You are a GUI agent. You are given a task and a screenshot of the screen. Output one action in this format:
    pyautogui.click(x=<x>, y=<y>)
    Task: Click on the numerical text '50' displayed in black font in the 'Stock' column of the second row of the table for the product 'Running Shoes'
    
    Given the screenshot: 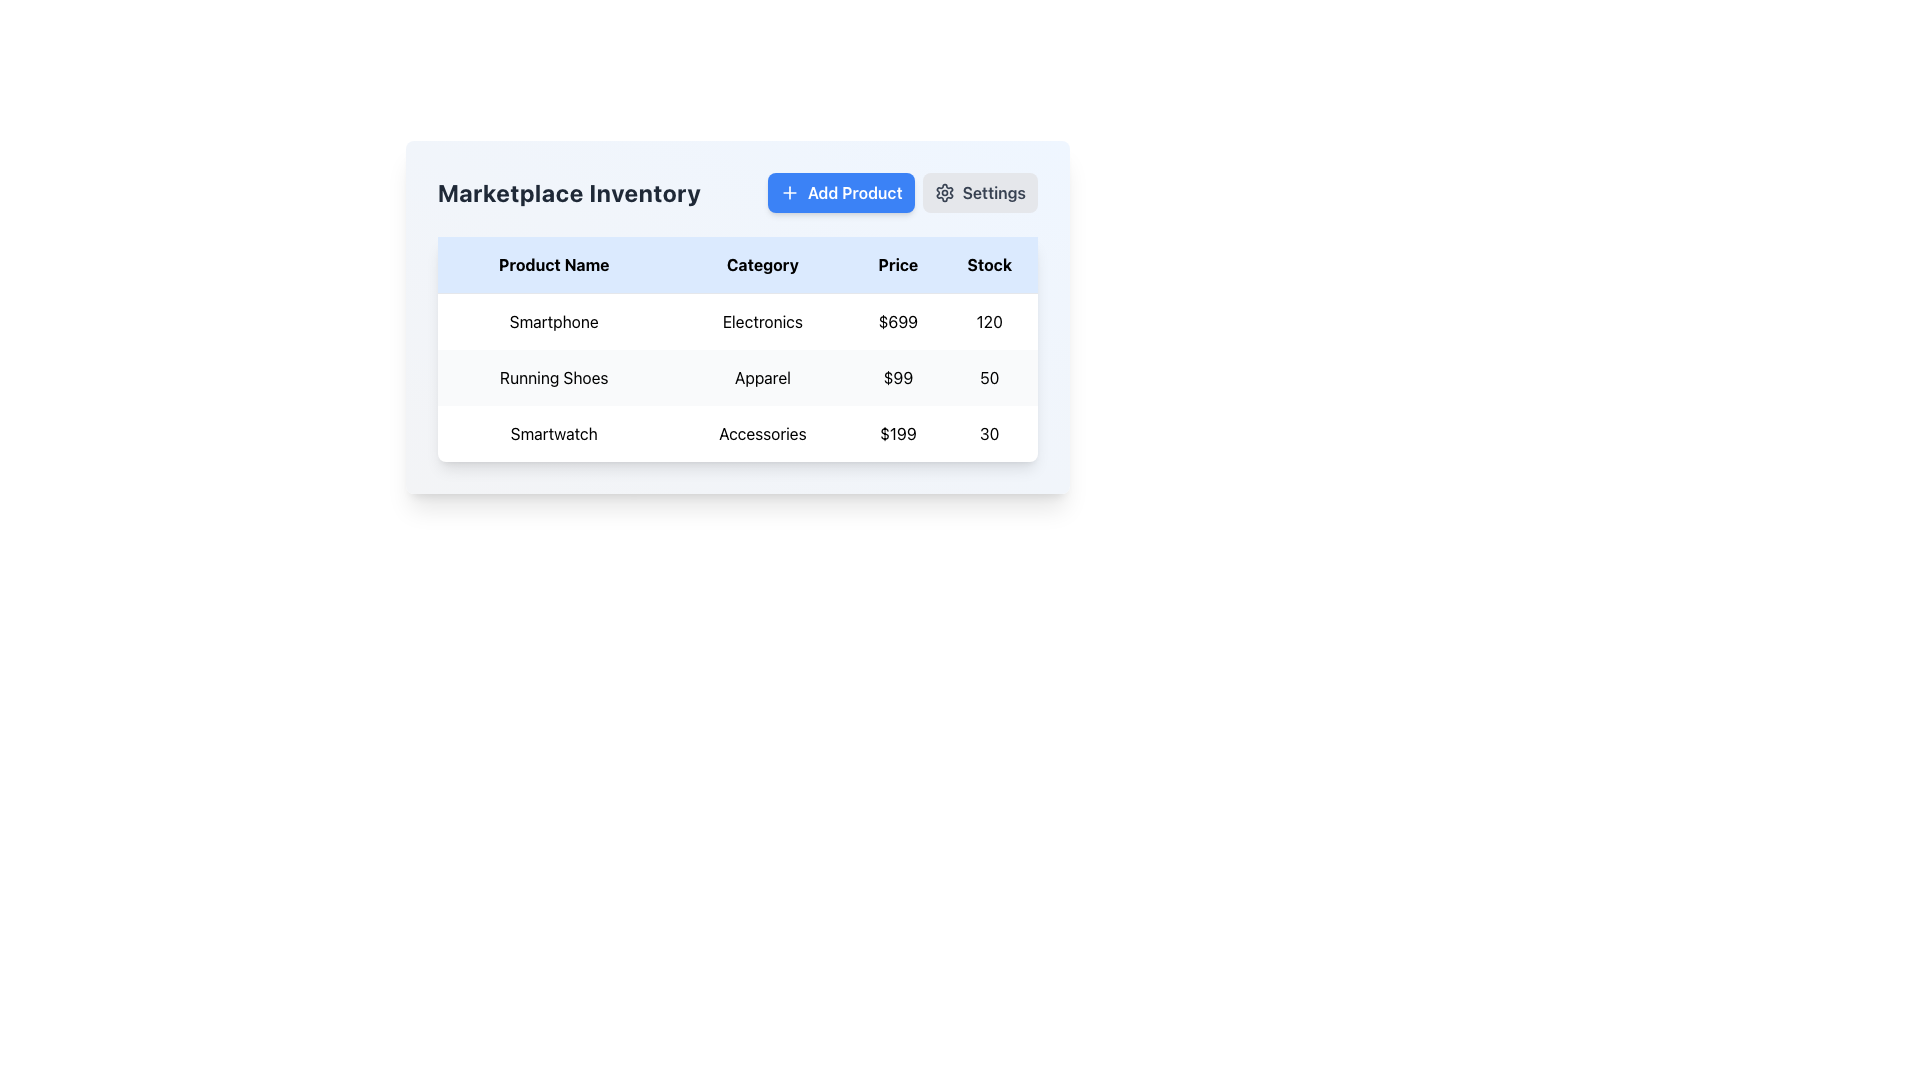 What is the action you would take?
    pyautogui.click(x=989, y=378)
    